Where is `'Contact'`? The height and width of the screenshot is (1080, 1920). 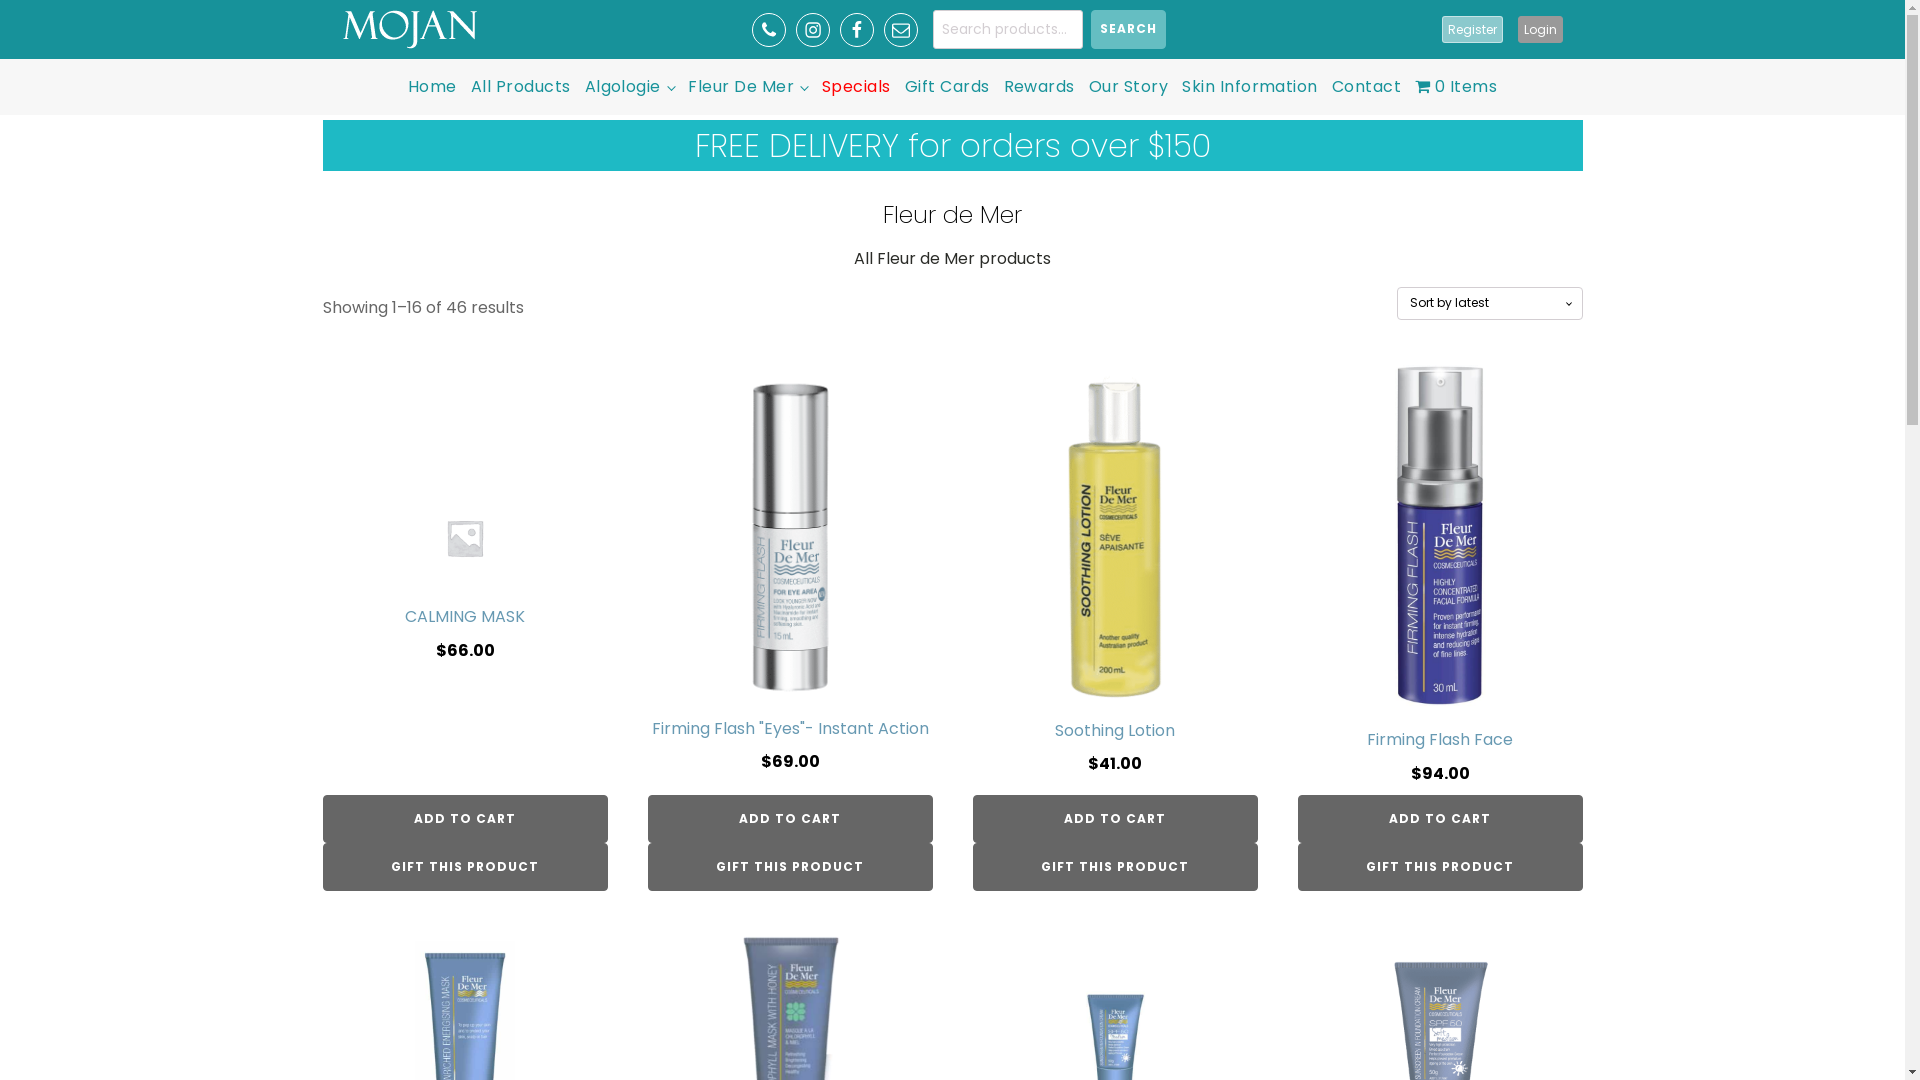 'Contact' is located at coordinates (1365, 86).